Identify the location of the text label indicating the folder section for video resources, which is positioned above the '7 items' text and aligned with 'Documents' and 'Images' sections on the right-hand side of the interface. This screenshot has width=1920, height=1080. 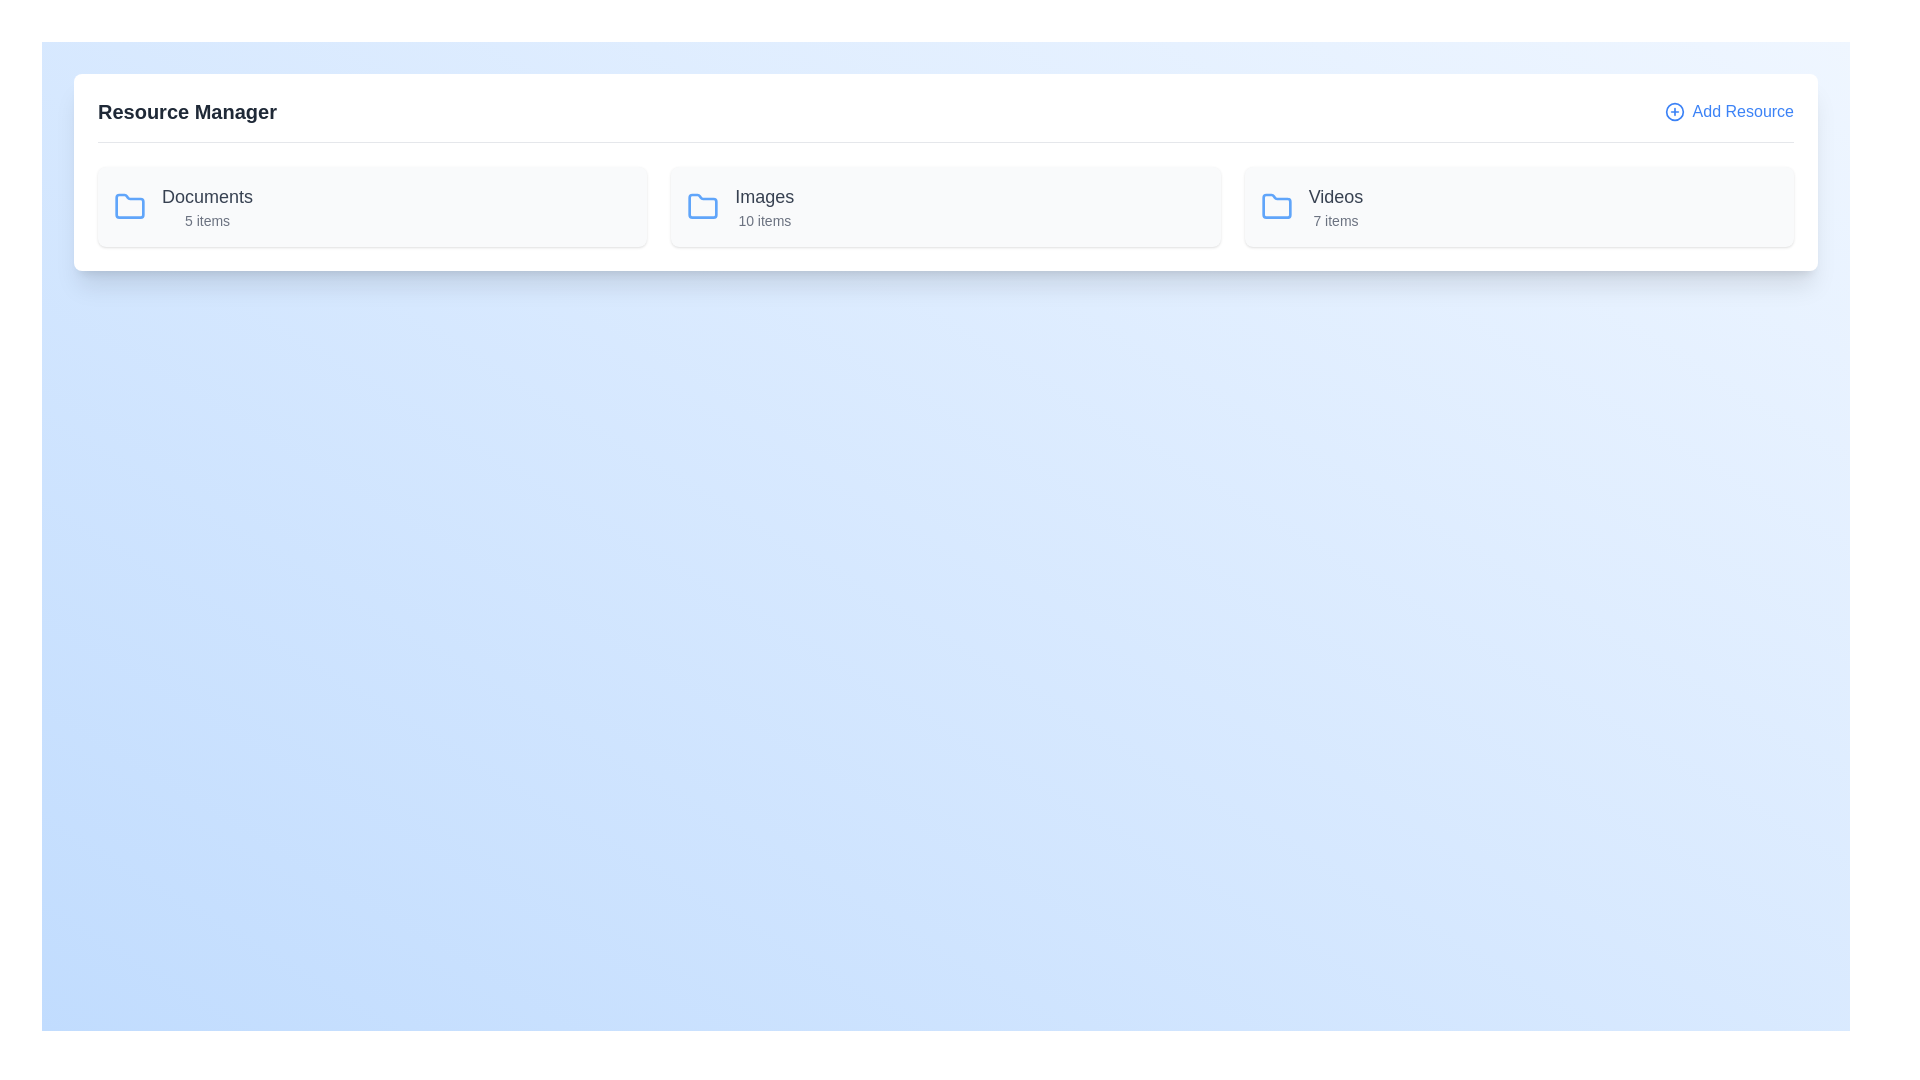
(1335, 196).